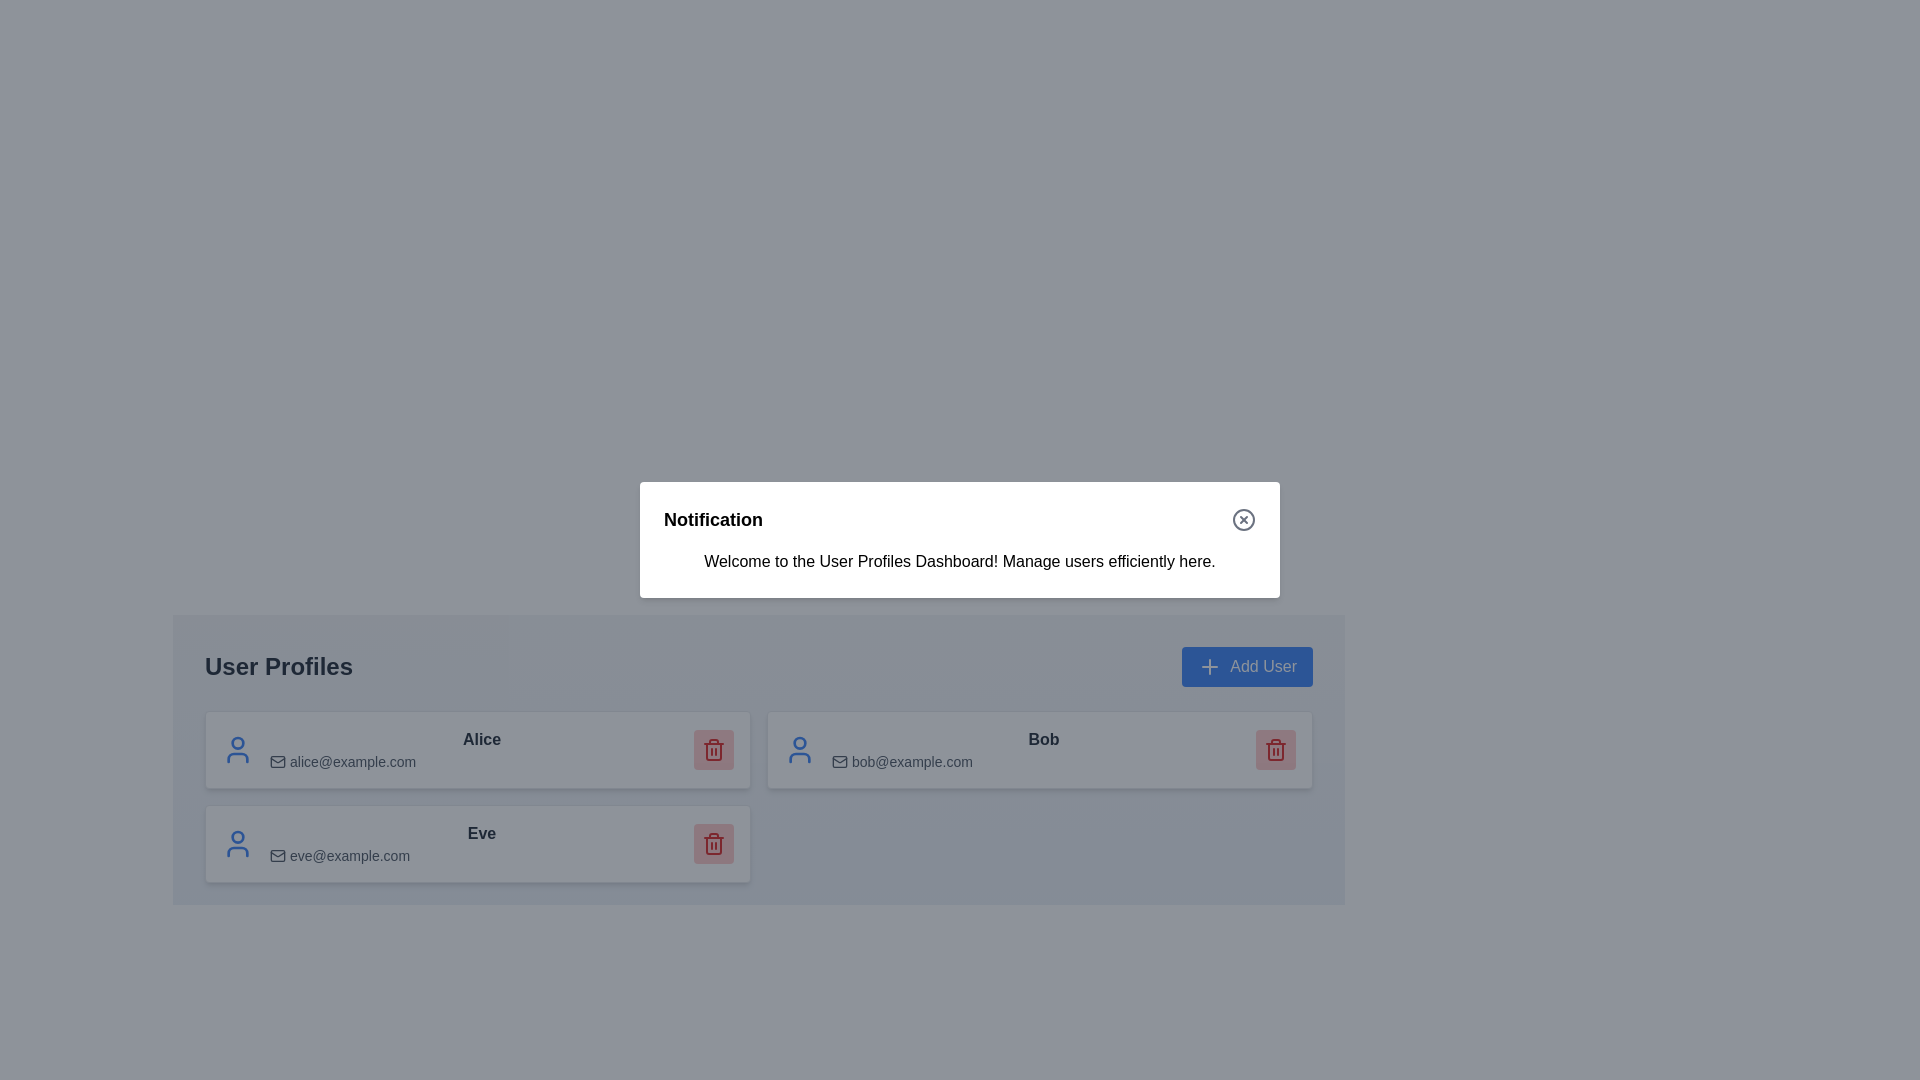  What do you see at coordinates (1246, 667) in the screenshot?
I see `the 'Add User Profile' button located at the top-right corner of the main content area` at bounding box center [1246, 667].